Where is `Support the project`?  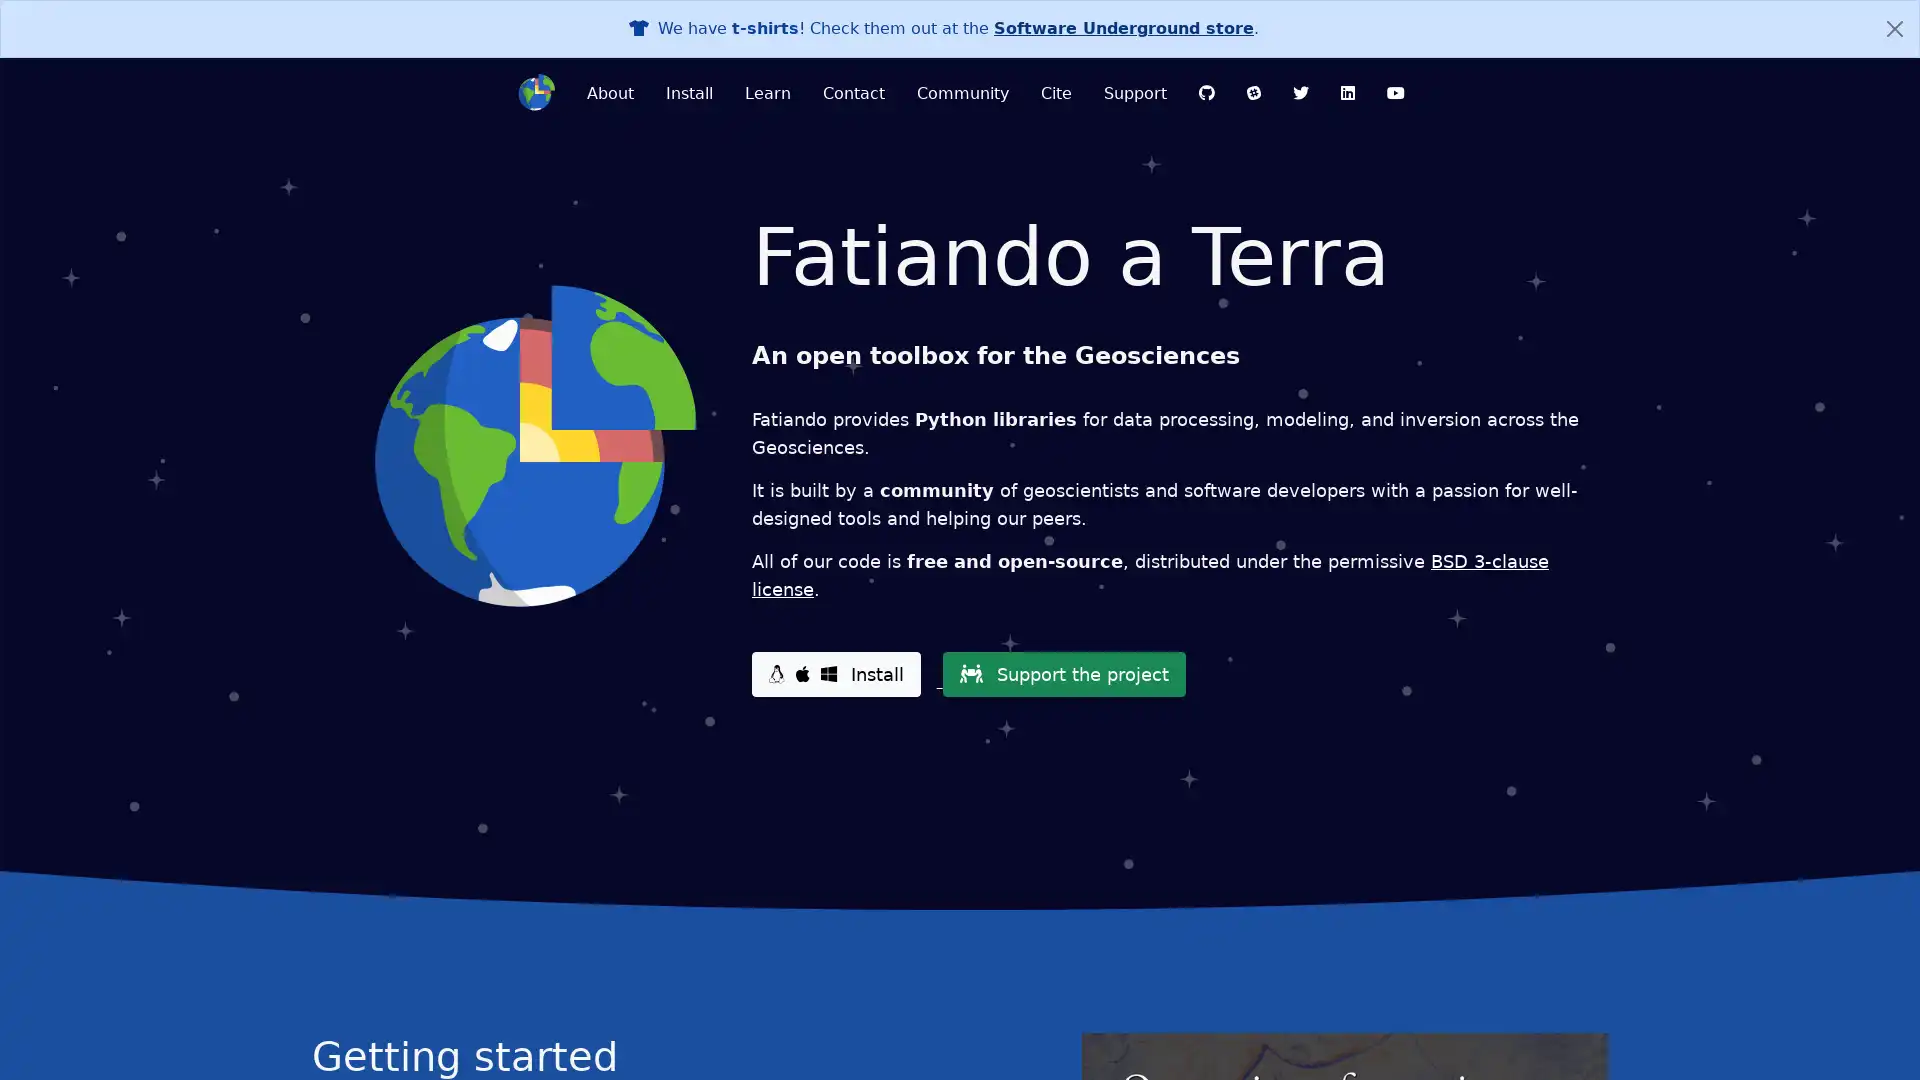
Support the project is located at coordinates (1062, 674).